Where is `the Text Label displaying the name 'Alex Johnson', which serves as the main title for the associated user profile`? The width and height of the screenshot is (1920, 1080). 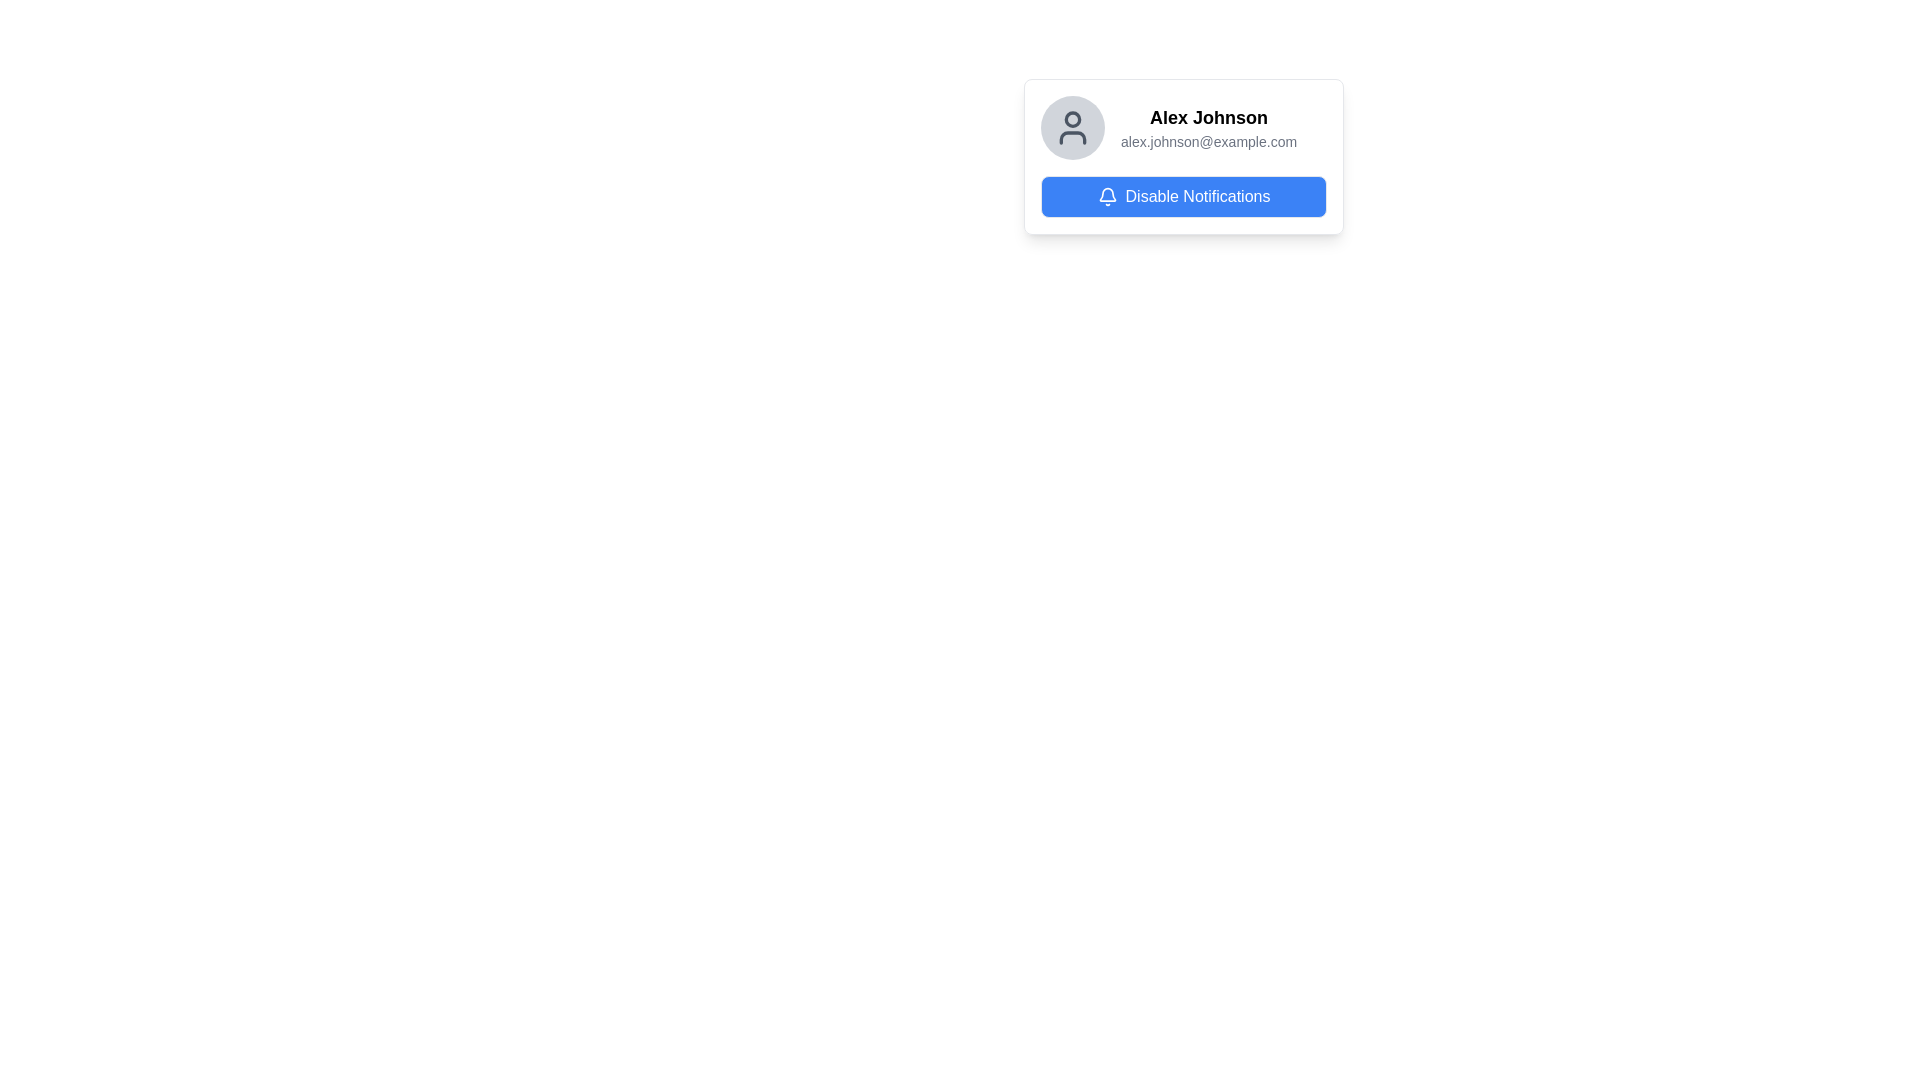
the Text Label displaying the name 'Alex Johnson', which serves as the main title for the associated user profile is located at coordinates (1208, 118).